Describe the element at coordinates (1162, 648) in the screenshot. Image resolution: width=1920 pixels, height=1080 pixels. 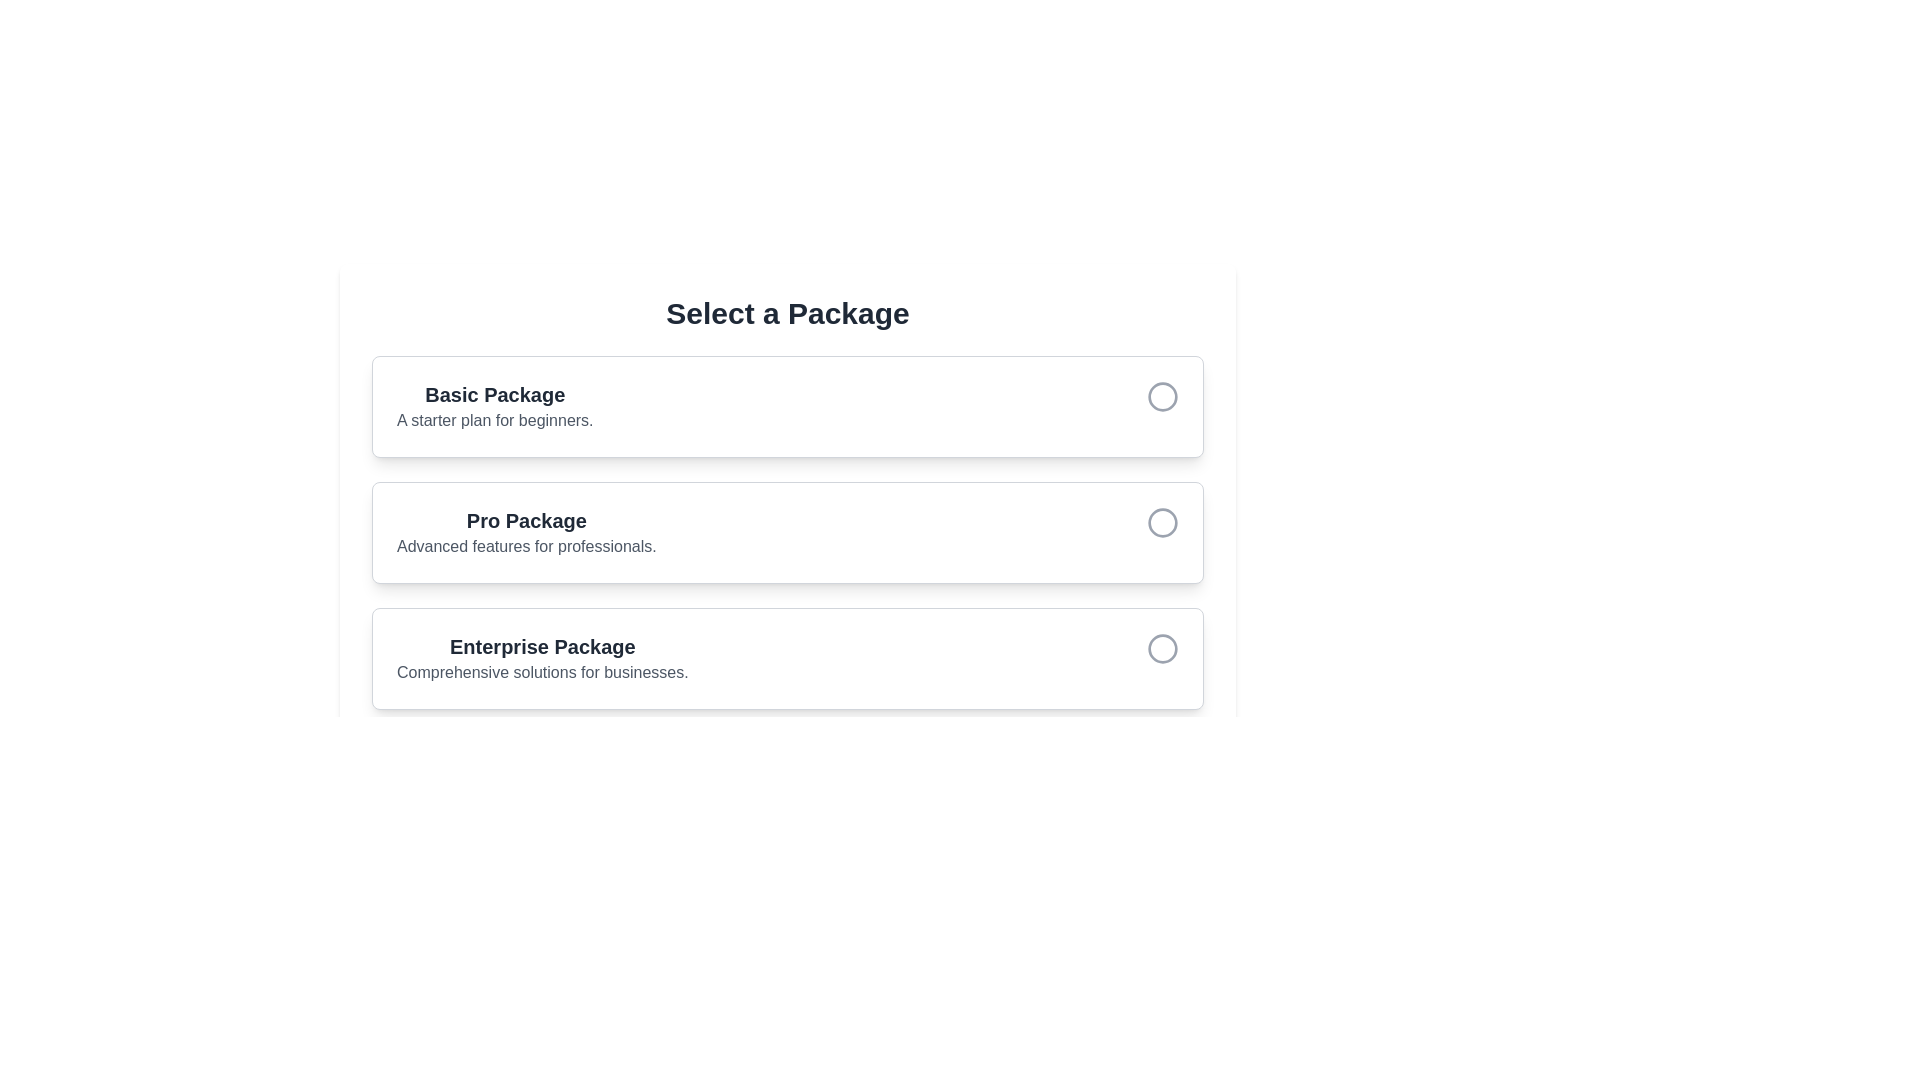
I see `the unselected radio button located at the far right of the 'Enterprise Package' option in the 'Select a Package' layout` at that location.